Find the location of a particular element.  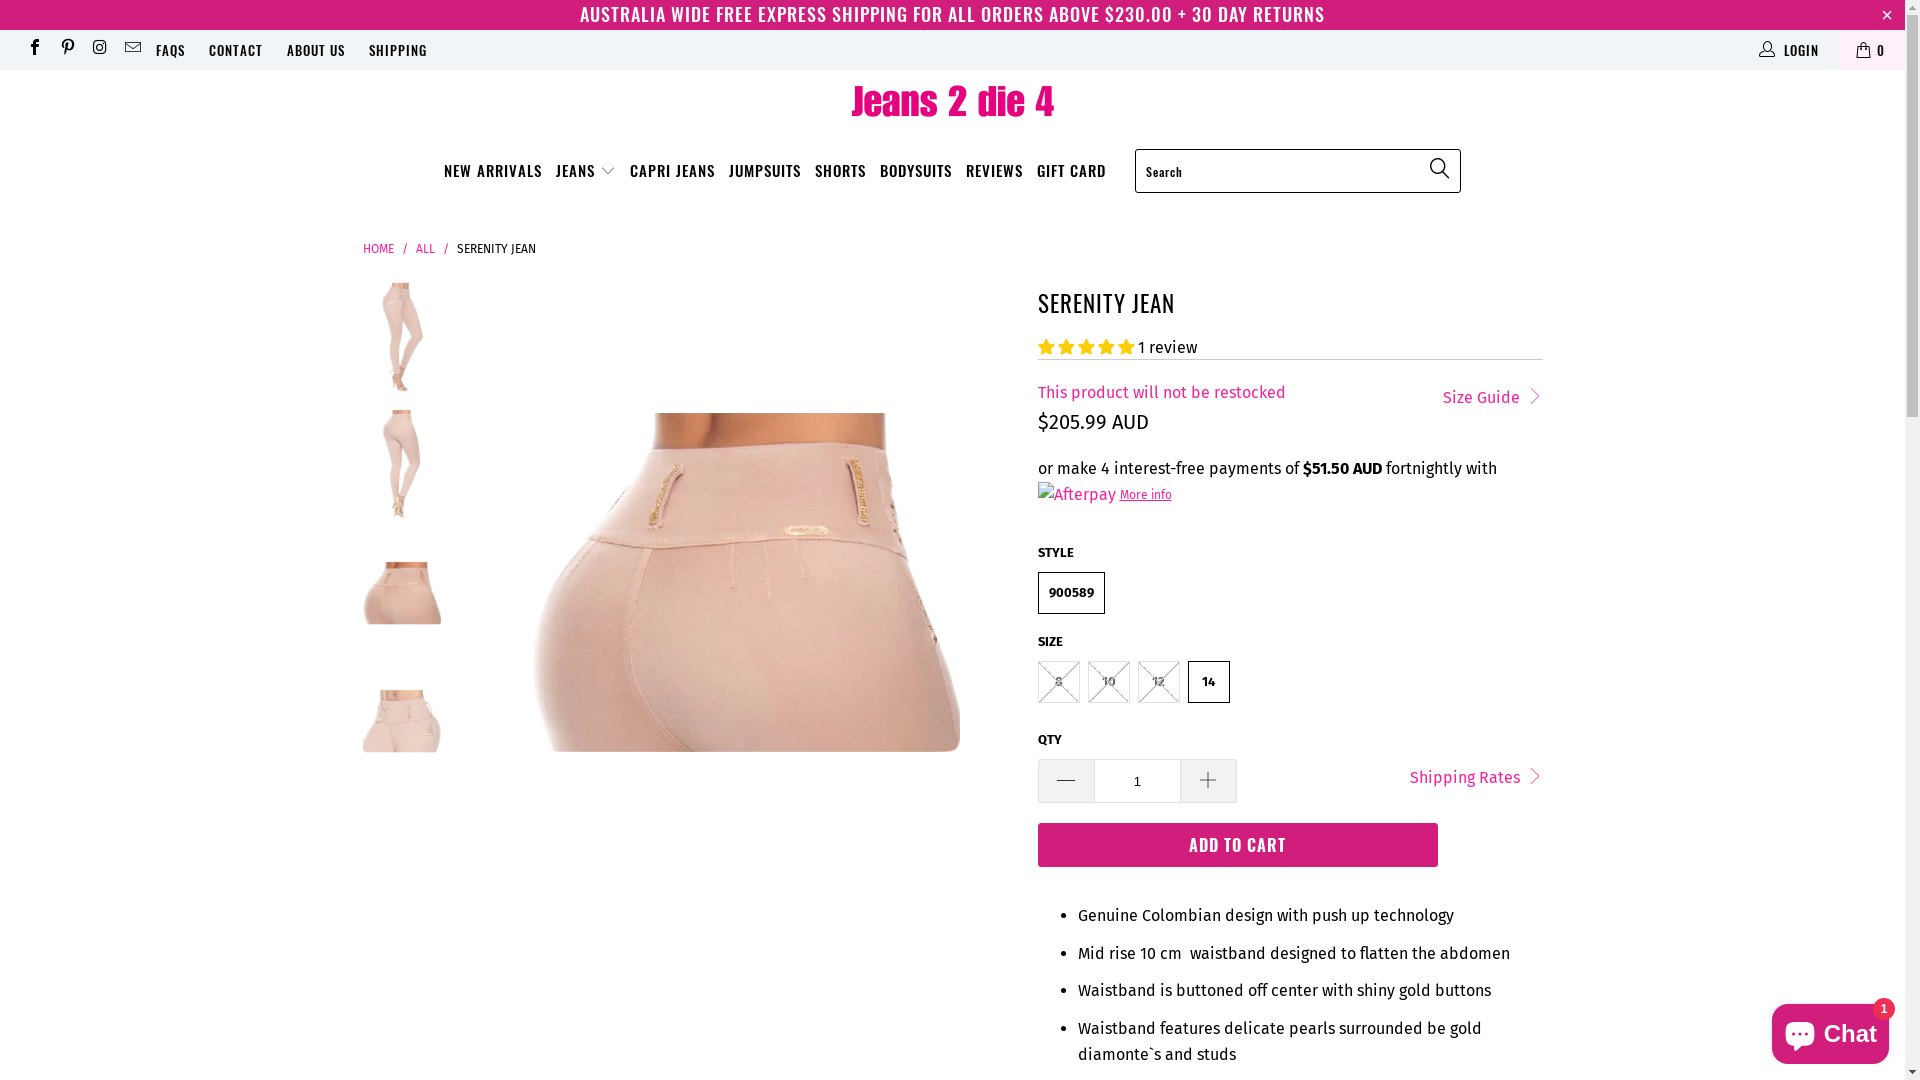

'REVIEWS' is located at coordinates (994, 170).